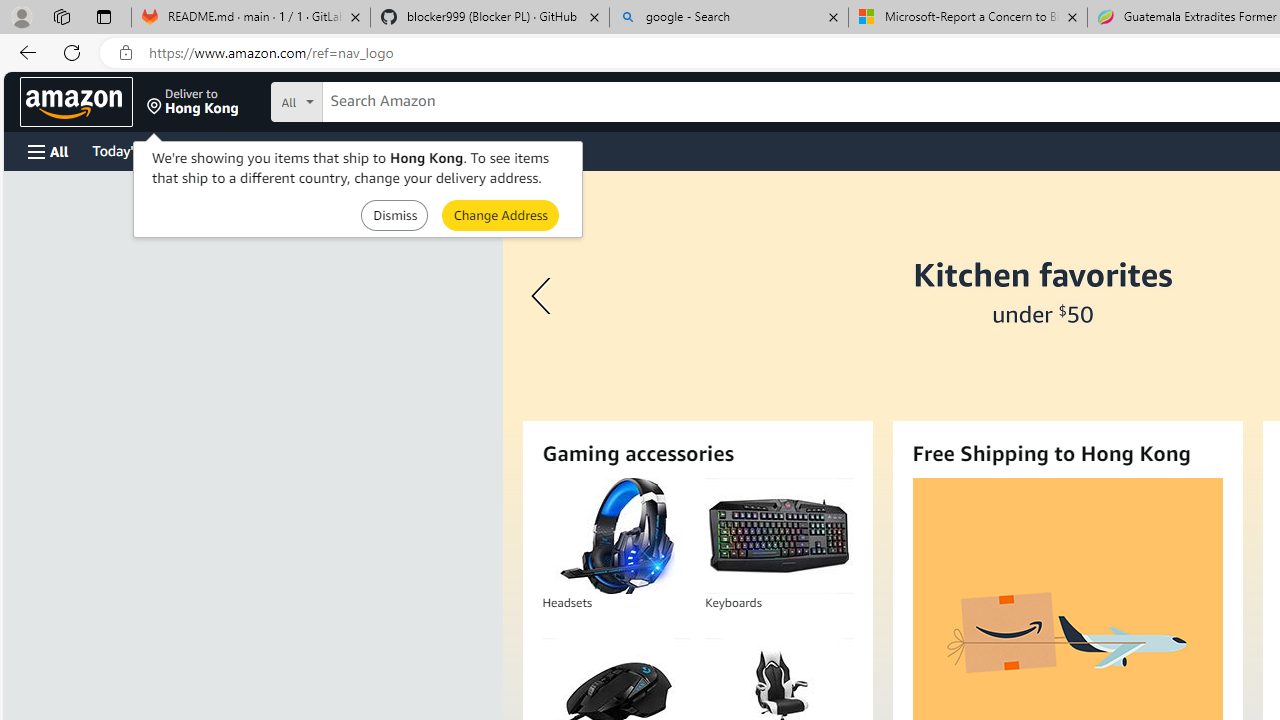  What do you see at coordinates (728, 17) in the screenshot?
I see `'google - Search'` at bounding box center [728, 17].